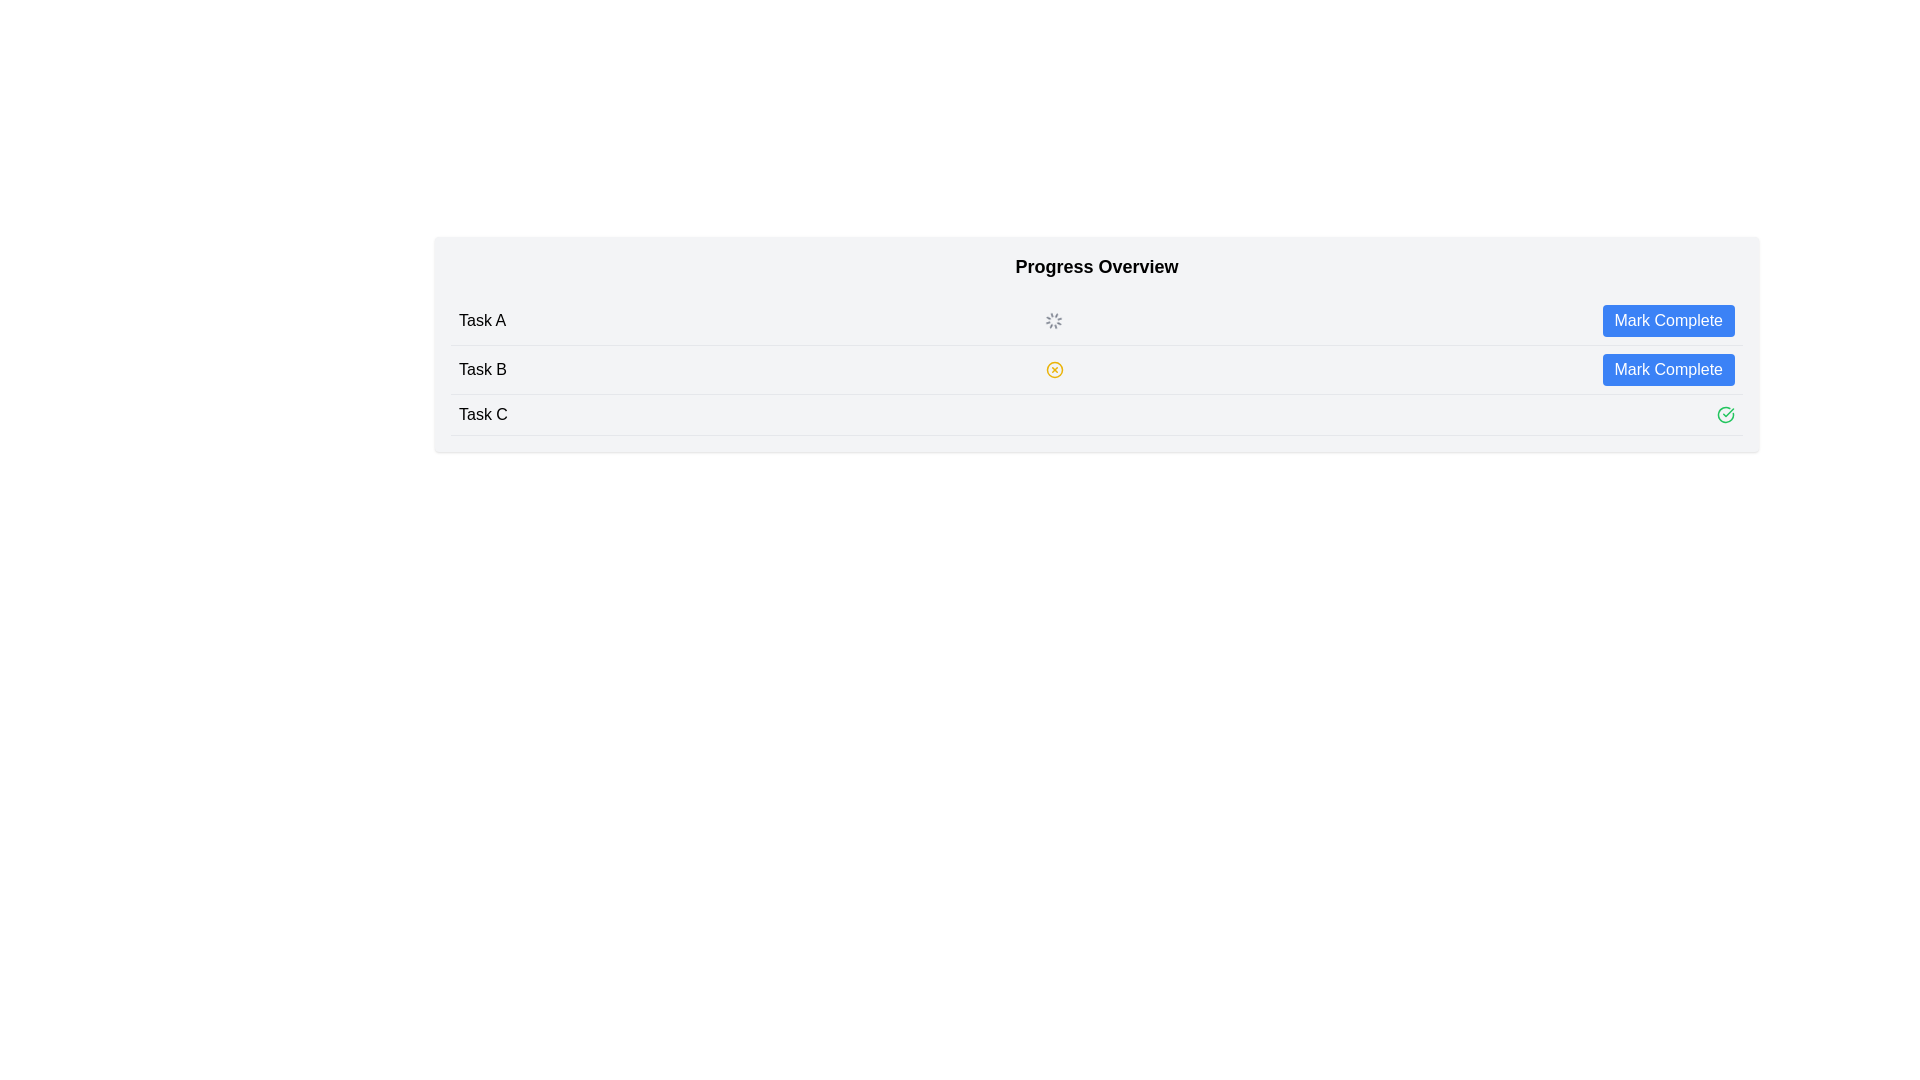 The image size is (1920, 1080). Describe the element at coordinates (1053, 319) in the screenshot. I see `the loading spinner icon indicating the progress of Task A, which is the second item in the task progress overview table, located between the task label and the 'Mark Complete' button` at that location.